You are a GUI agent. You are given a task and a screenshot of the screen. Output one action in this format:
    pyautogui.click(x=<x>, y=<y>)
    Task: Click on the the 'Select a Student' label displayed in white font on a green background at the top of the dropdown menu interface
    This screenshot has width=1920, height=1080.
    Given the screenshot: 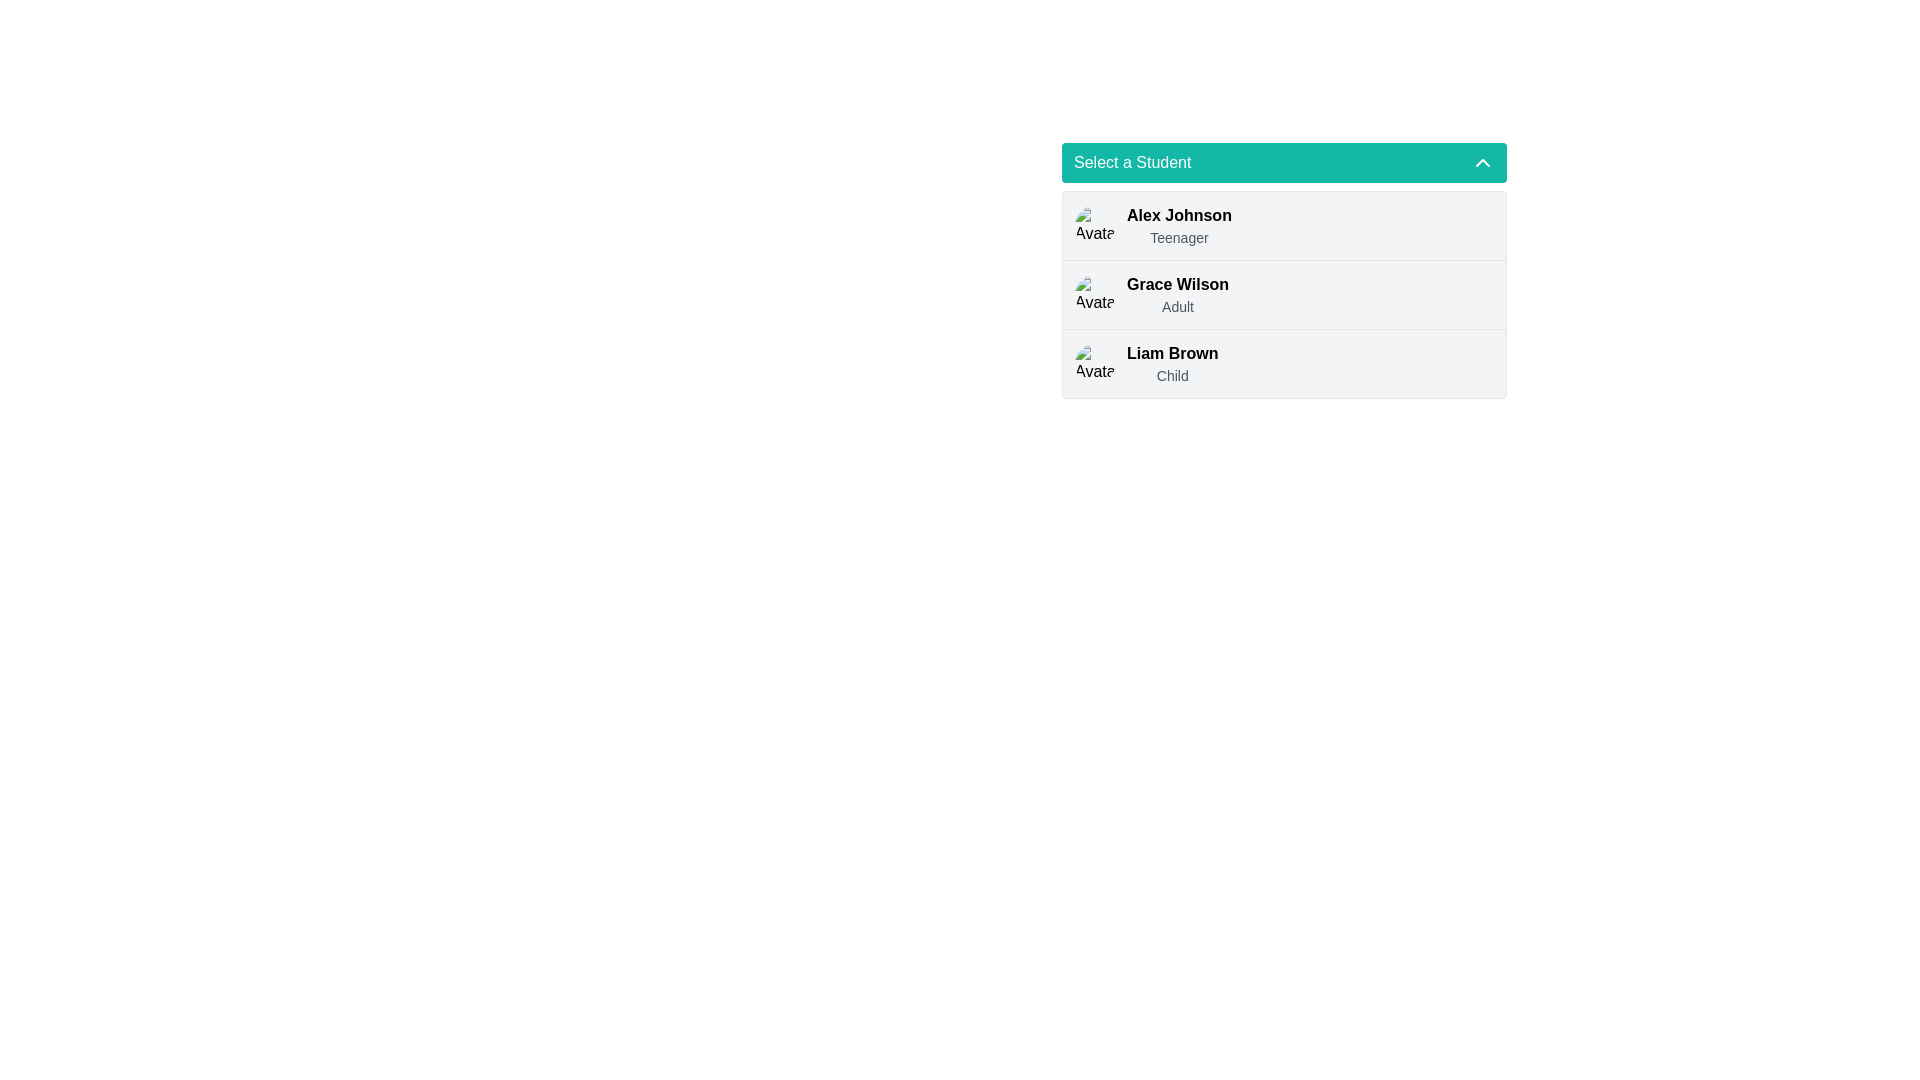 What is the action you would take?
    pyautogui.click(x=1132, y=161)
    